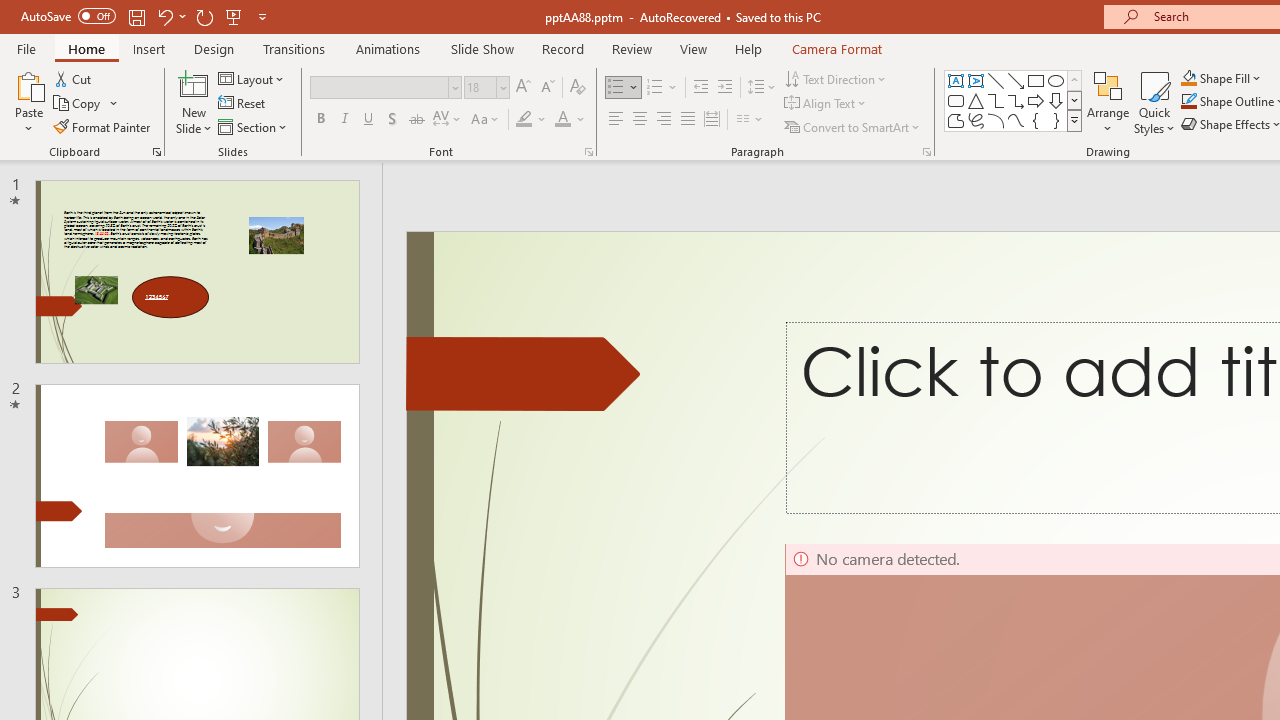 The image size is (1280, 720). I want to click on 'Paste', so click(28, 84).